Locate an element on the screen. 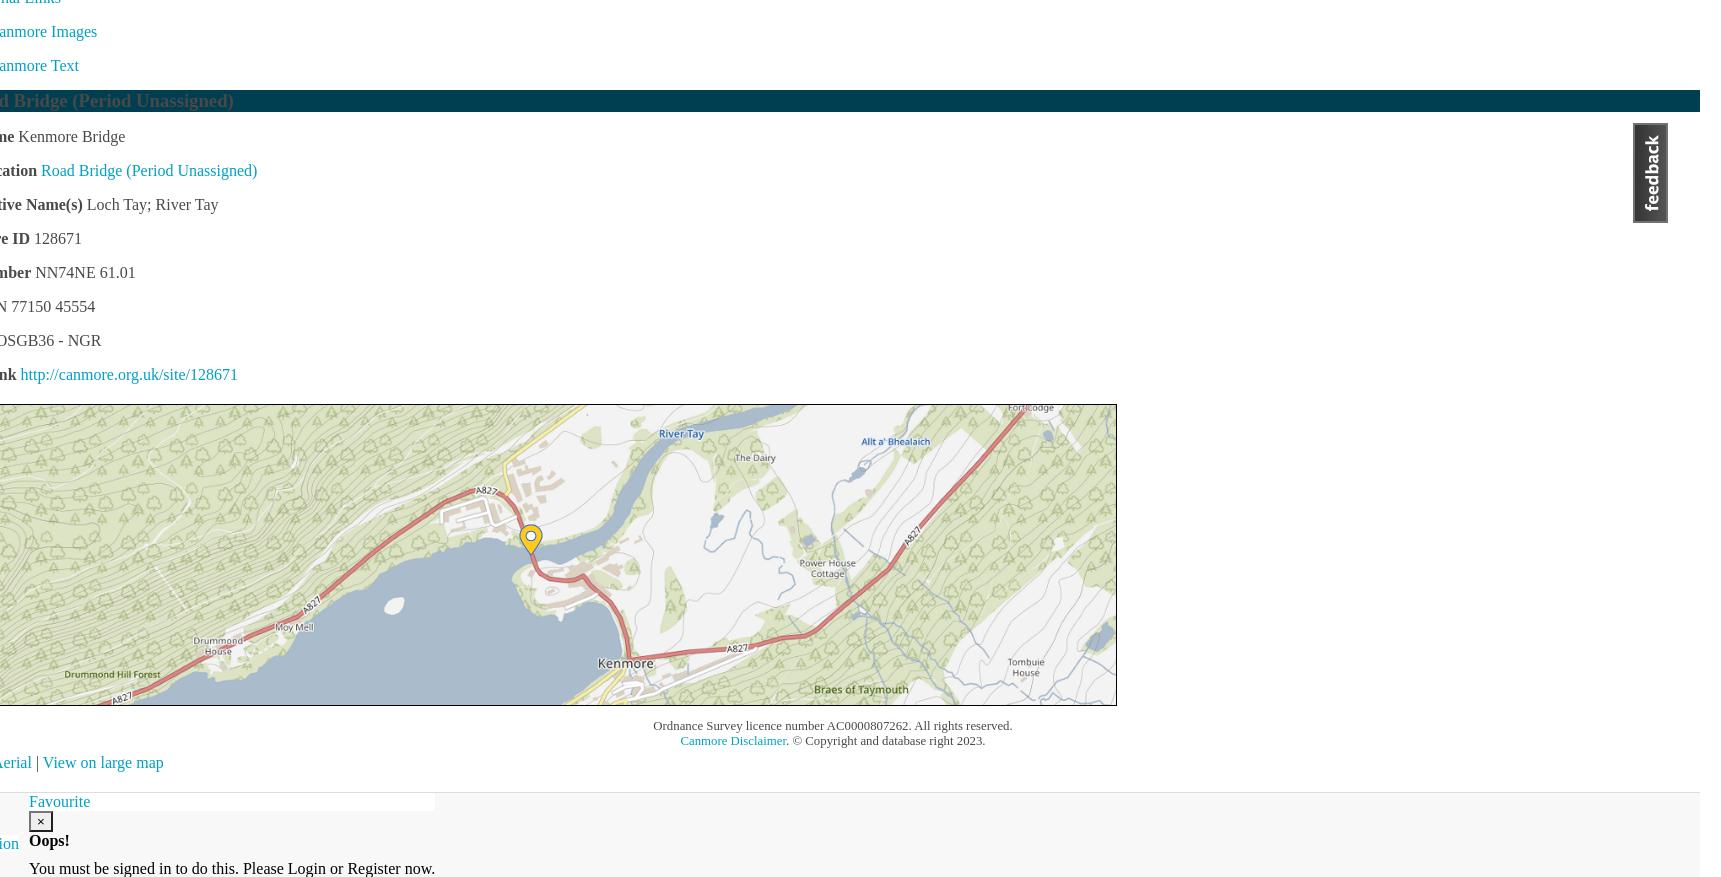 The image size is (1721, 877). '. 
	© Copyright and database right 2023.' is located at coordinates (885, 740).